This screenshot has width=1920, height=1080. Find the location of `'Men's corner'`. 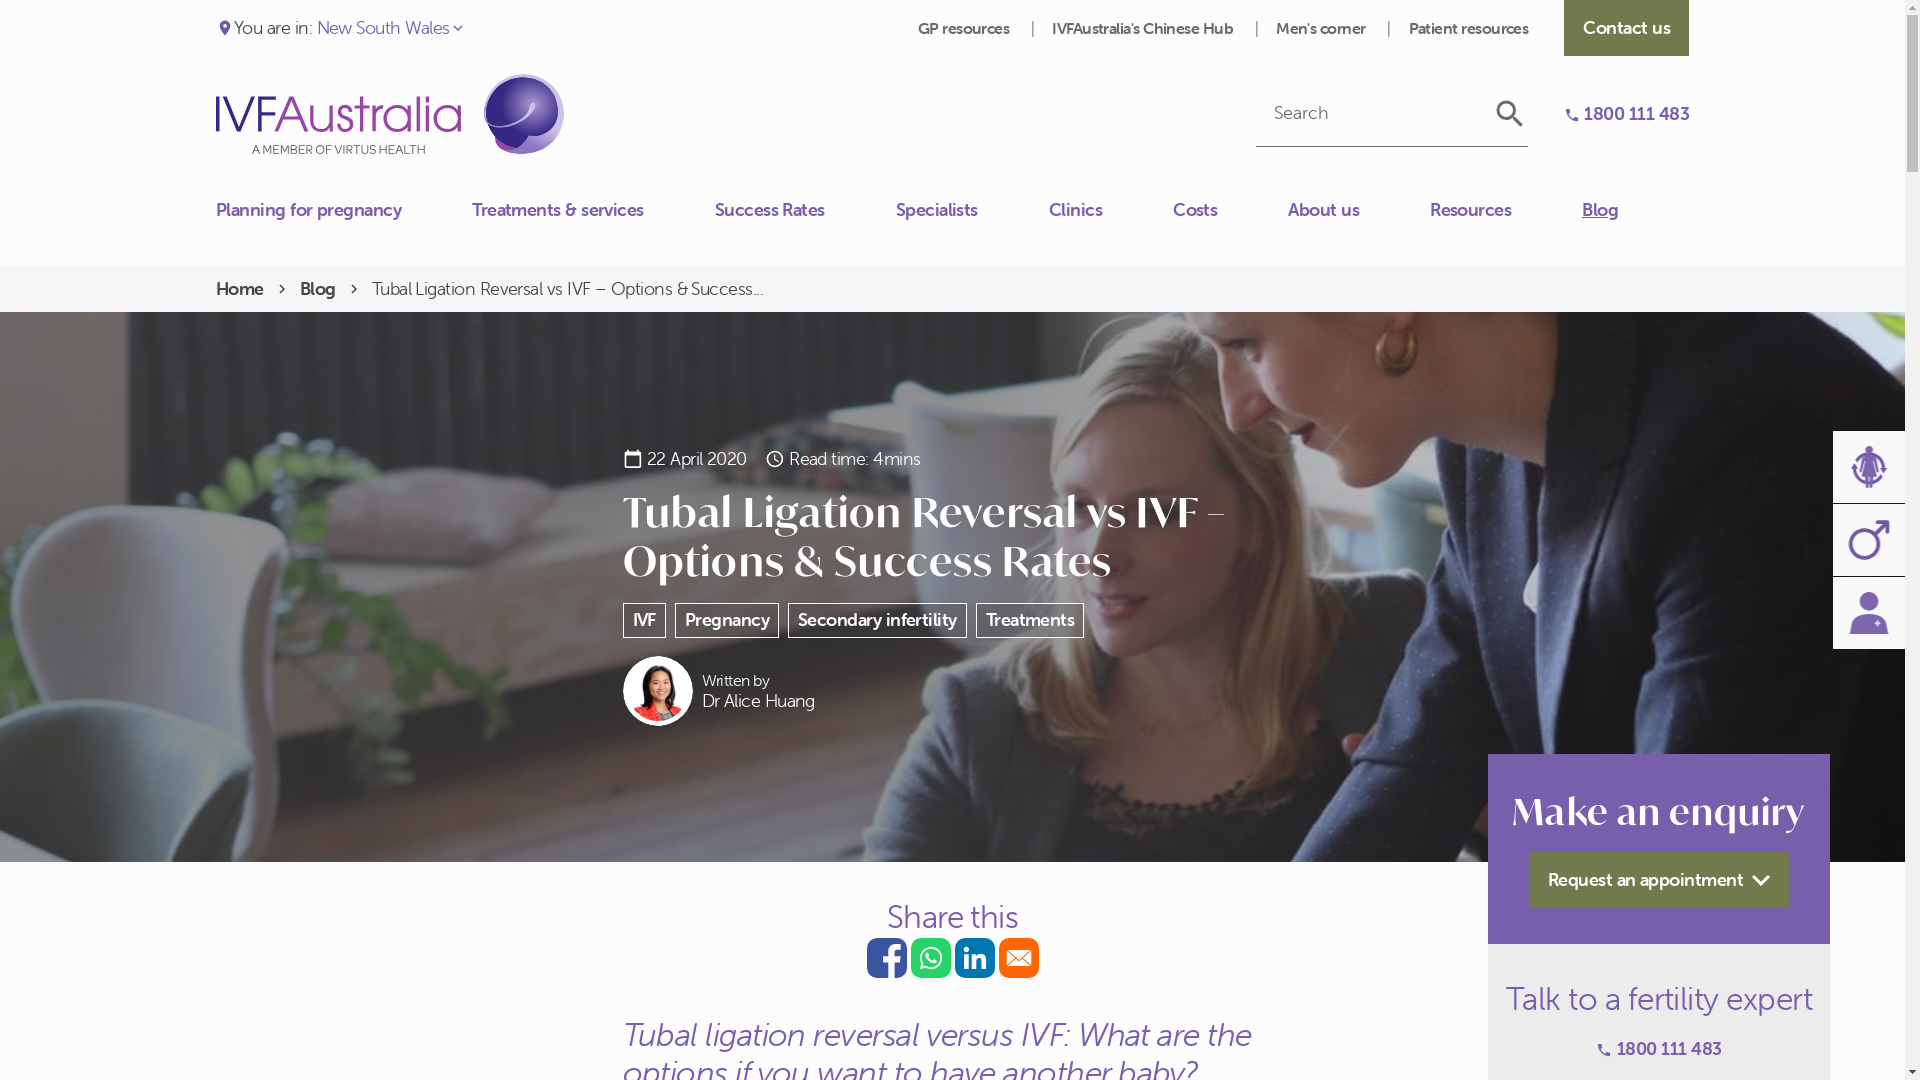

'Men's corner' is located at coordinates (1322, 27).